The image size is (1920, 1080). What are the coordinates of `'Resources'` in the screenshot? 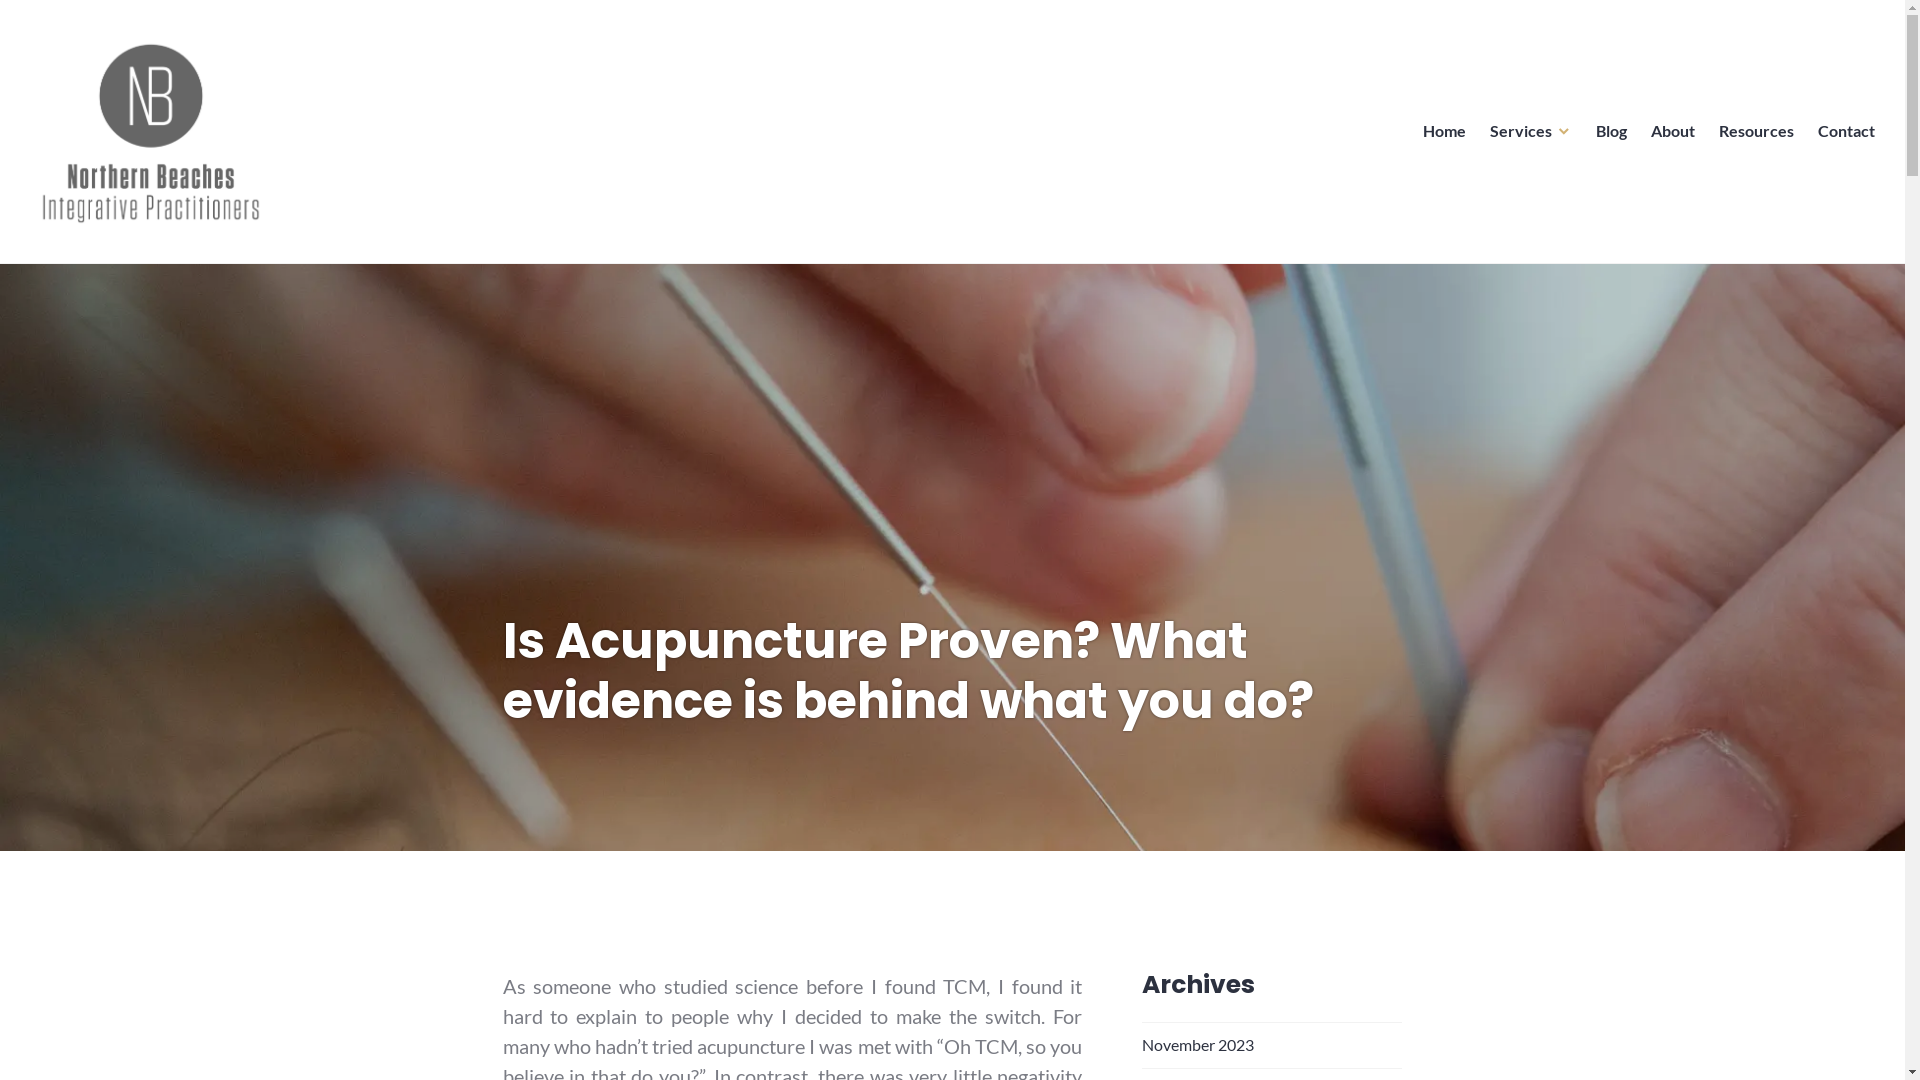 It's located at (1755, 131).